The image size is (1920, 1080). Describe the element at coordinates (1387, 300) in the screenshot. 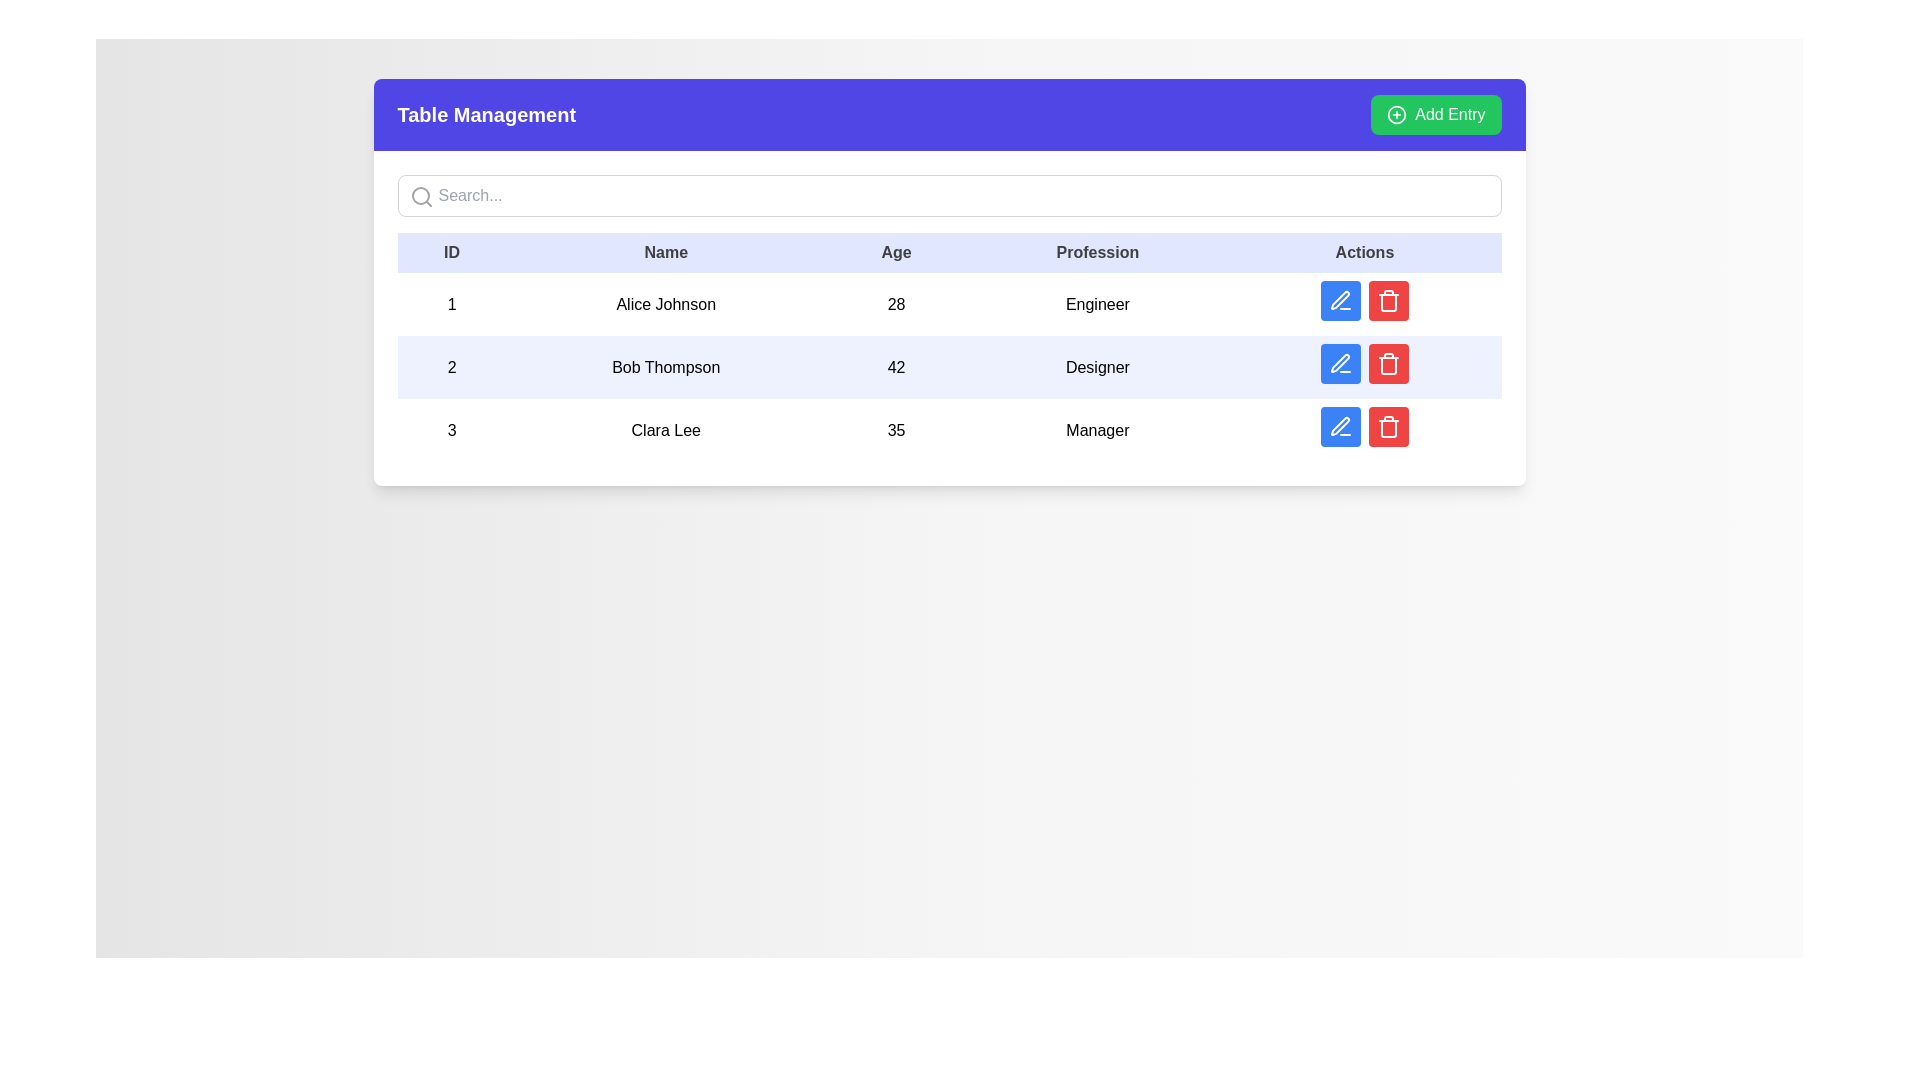

I see `the icon button with a trash can design indicating a delete action, located in the 'Actions' column of the second row in a table` at that location.